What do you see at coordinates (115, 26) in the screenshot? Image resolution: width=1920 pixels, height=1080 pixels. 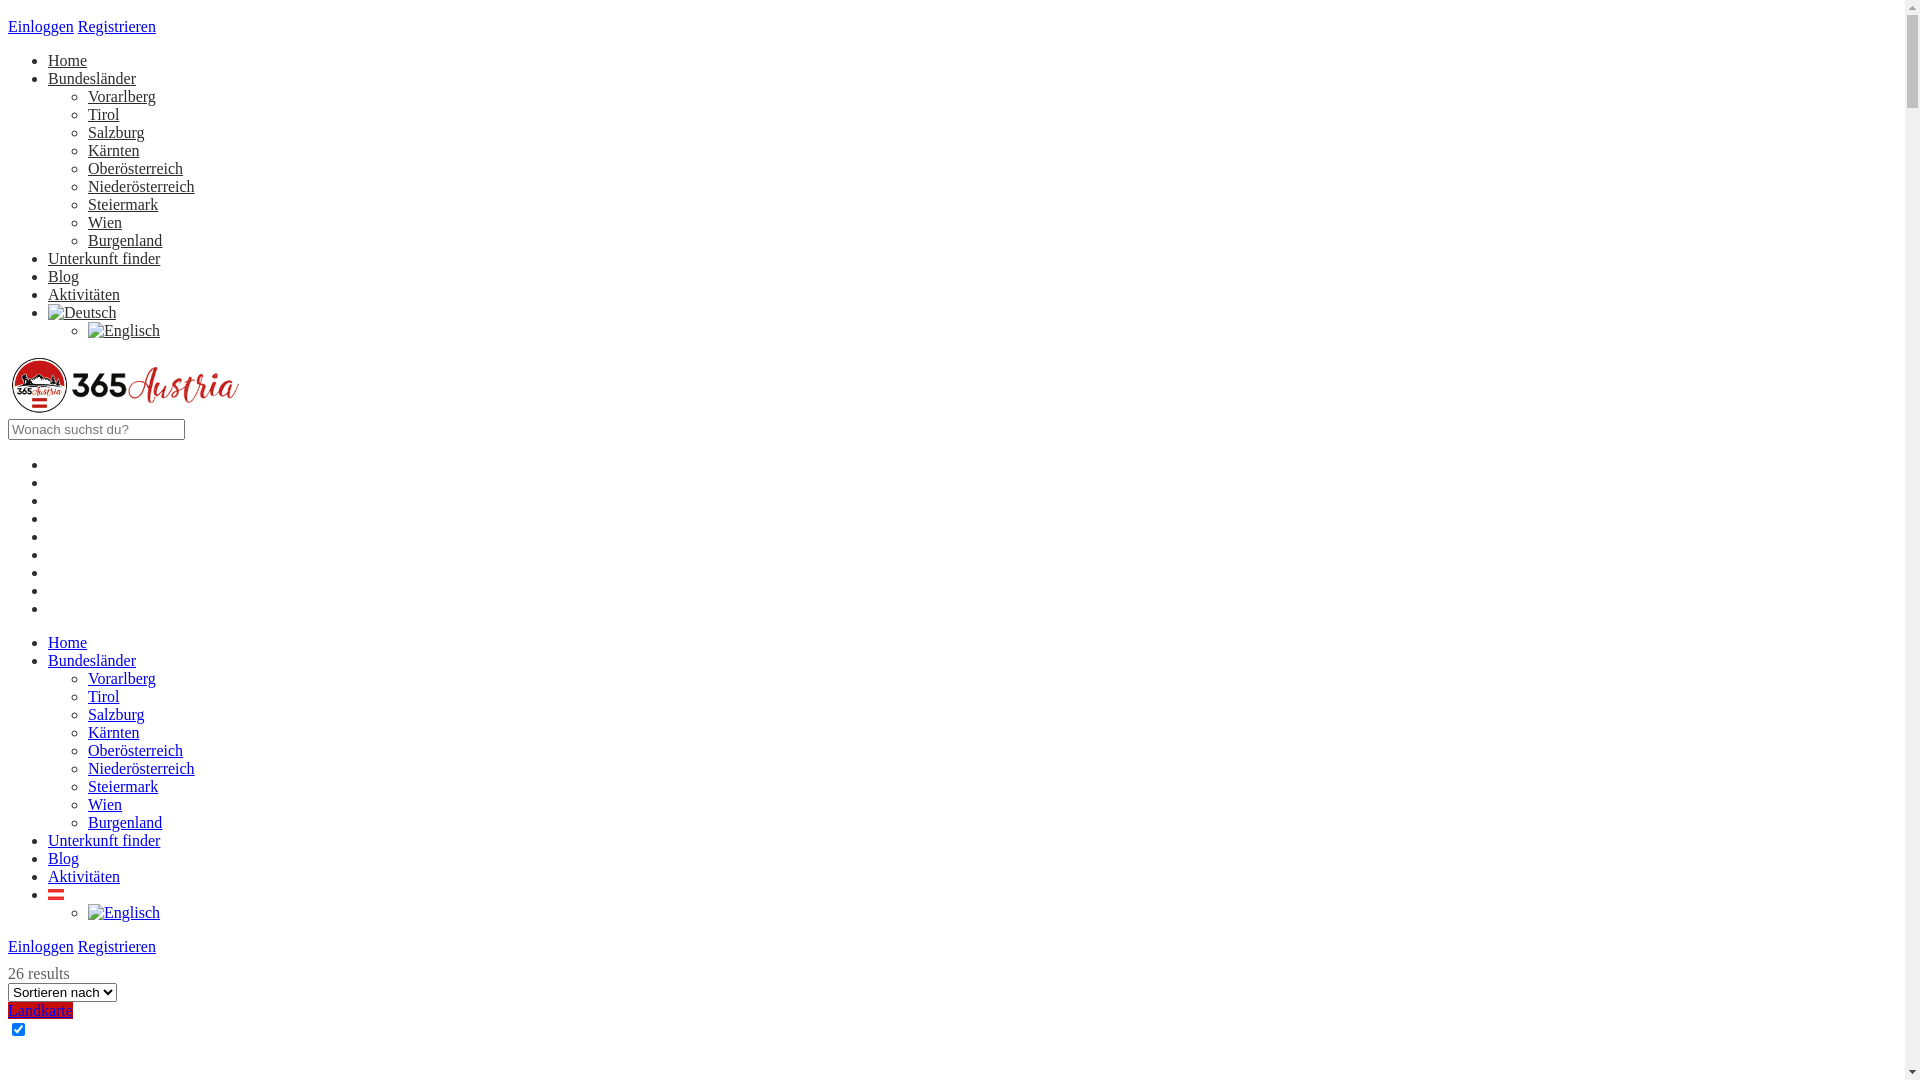 I see `'Registrieren'` at bounding box center [115, 26].